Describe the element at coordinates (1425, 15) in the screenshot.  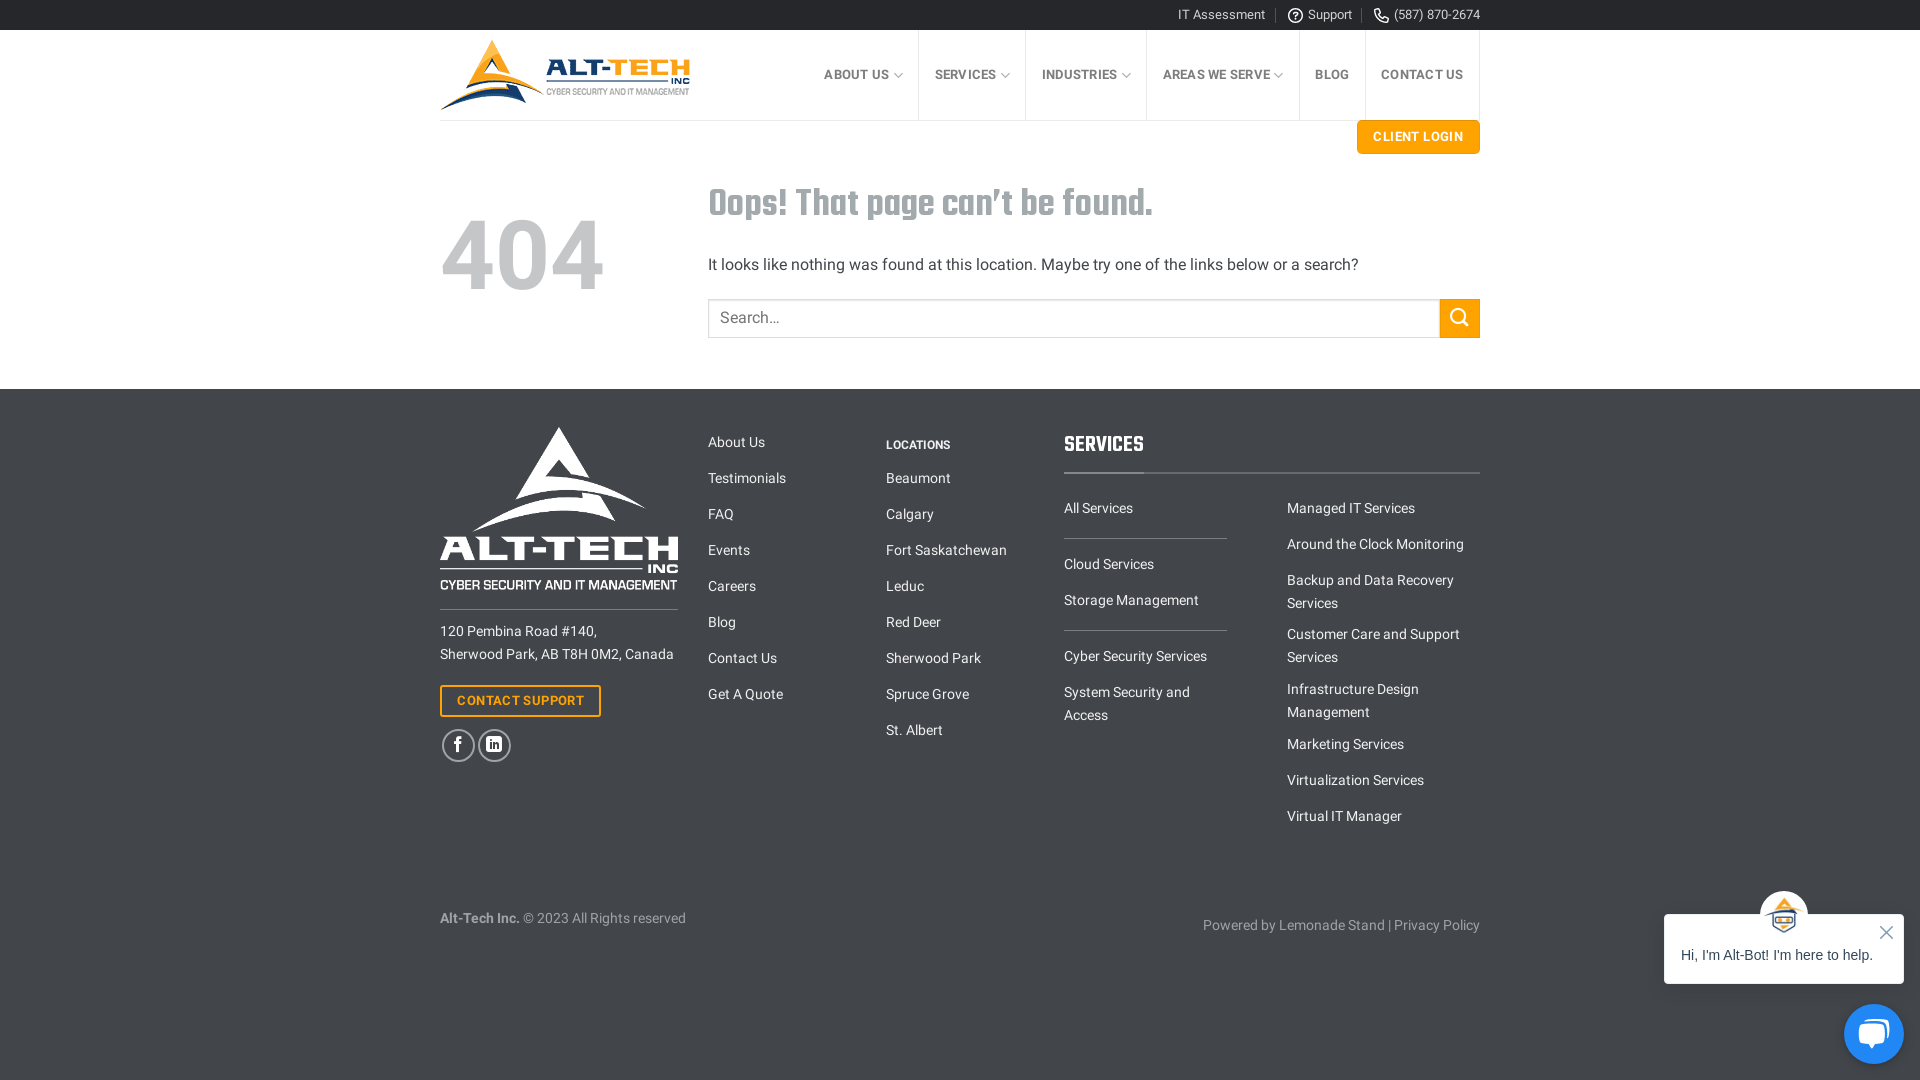
I see `'(587) 870-2674'` at that location.